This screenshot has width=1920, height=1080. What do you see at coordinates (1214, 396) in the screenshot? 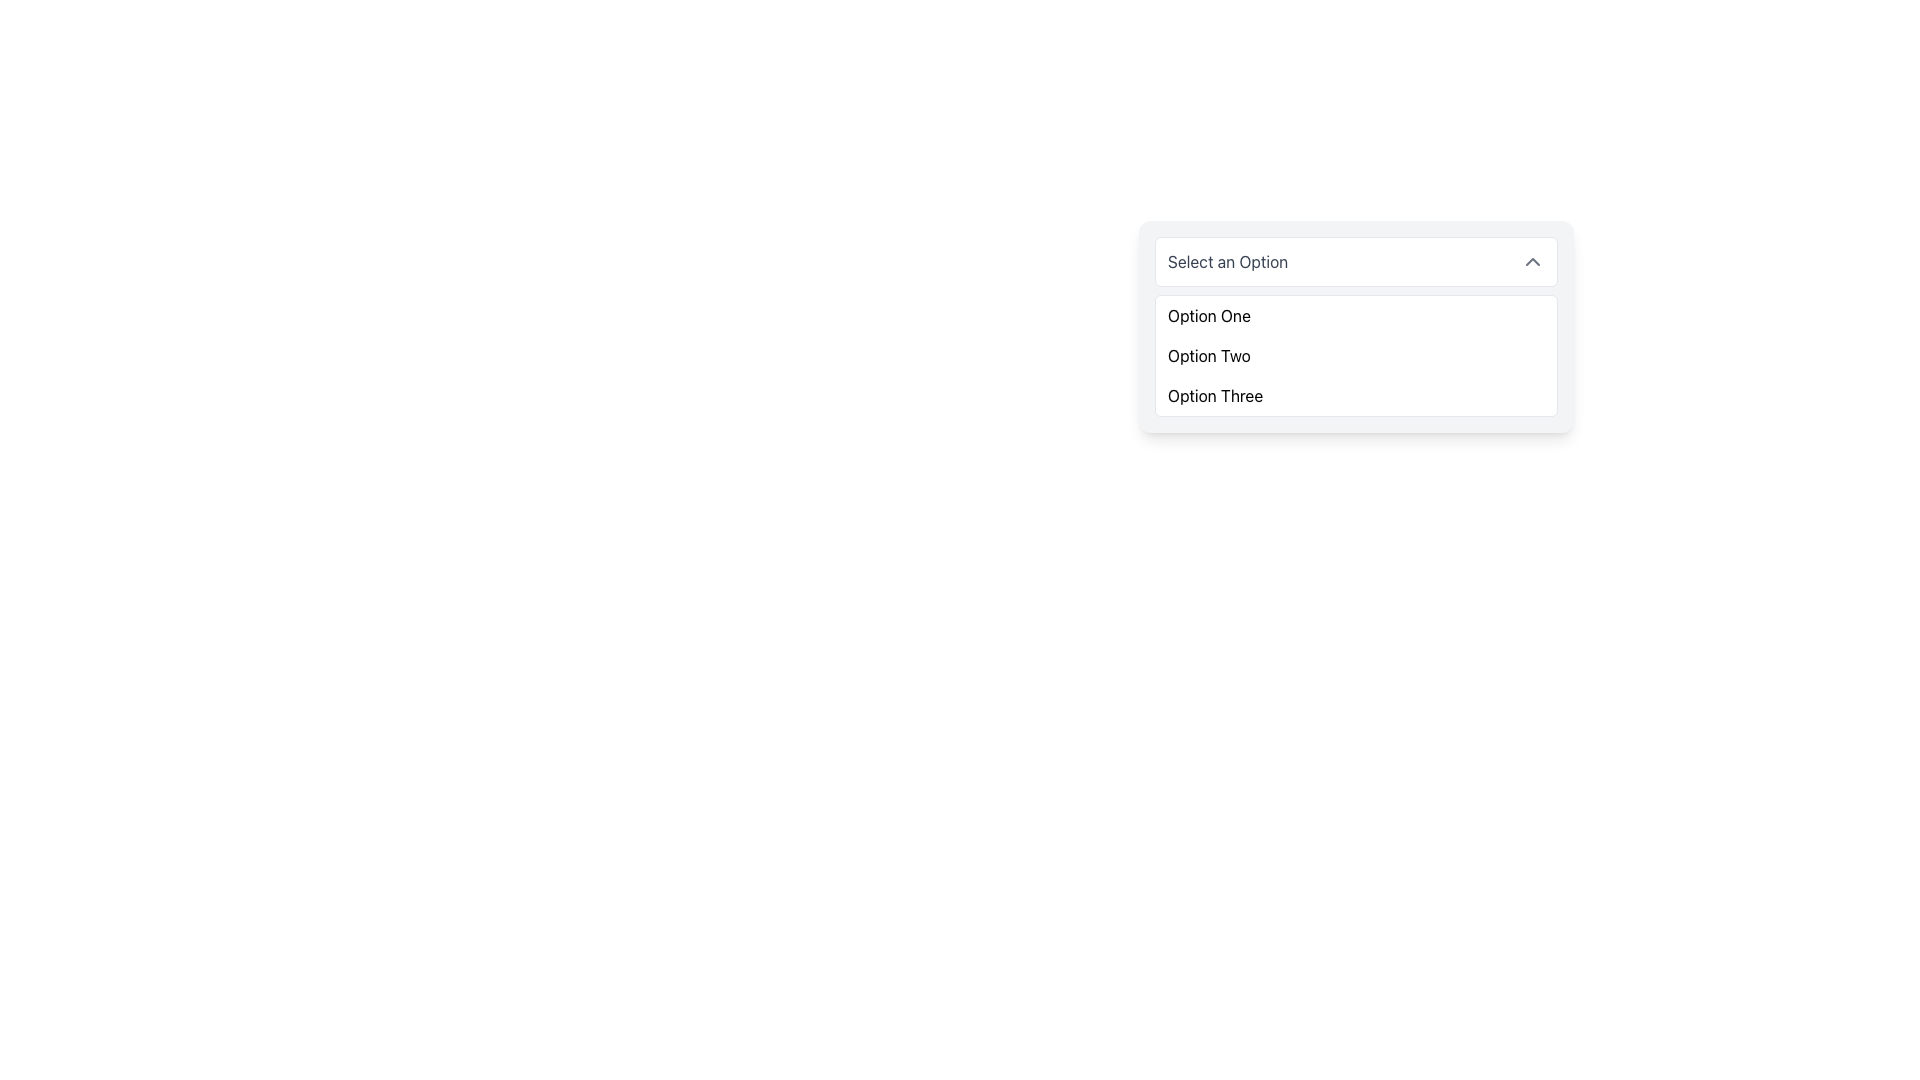
I see `the 'Option Three' in the dropdown list to provide visual indication of selection` at bounding box center [1214, 396].